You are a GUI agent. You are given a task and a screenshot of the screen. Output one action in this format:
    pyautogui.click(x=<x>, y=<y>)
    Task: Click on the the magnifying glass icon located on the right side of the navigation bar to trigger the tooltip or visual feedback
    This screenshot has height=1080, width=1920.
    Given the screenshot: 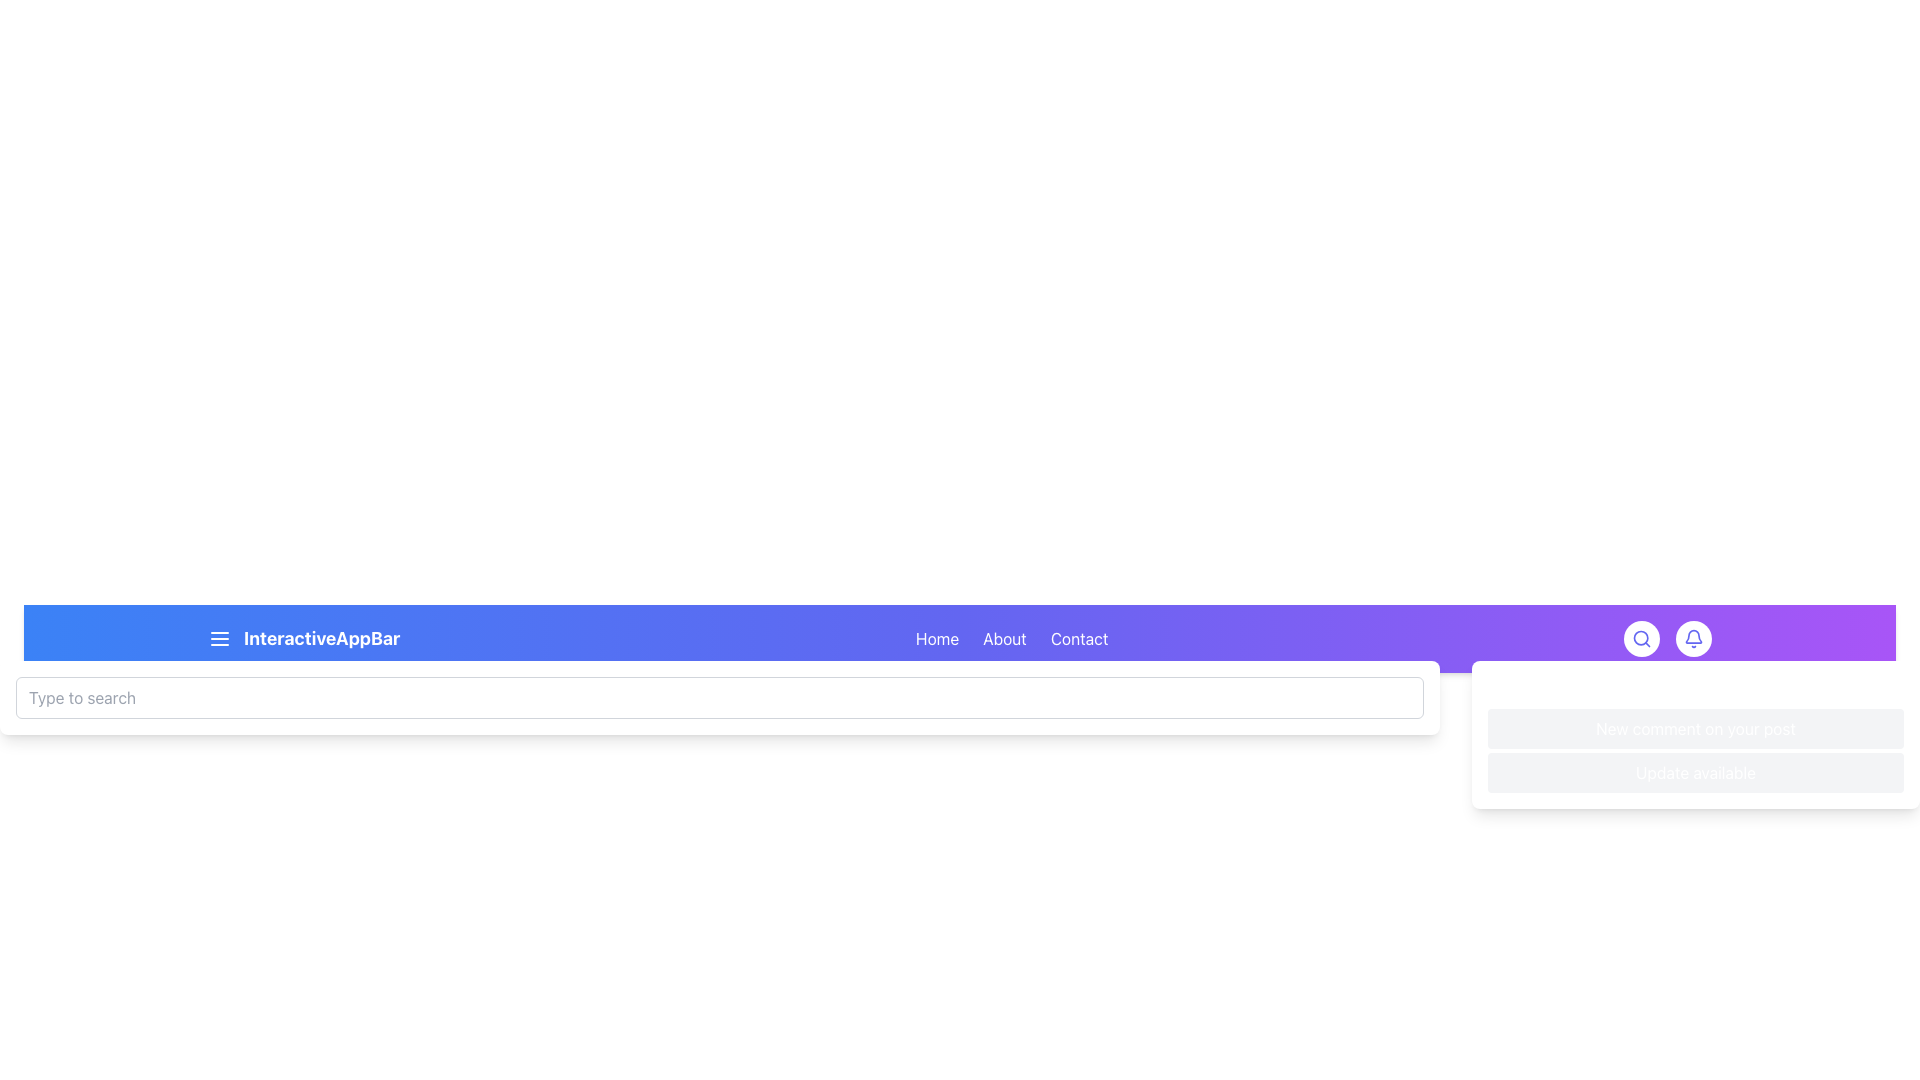 What is the action you would take?
    pyautogui.click(x=1641, y=639)
    